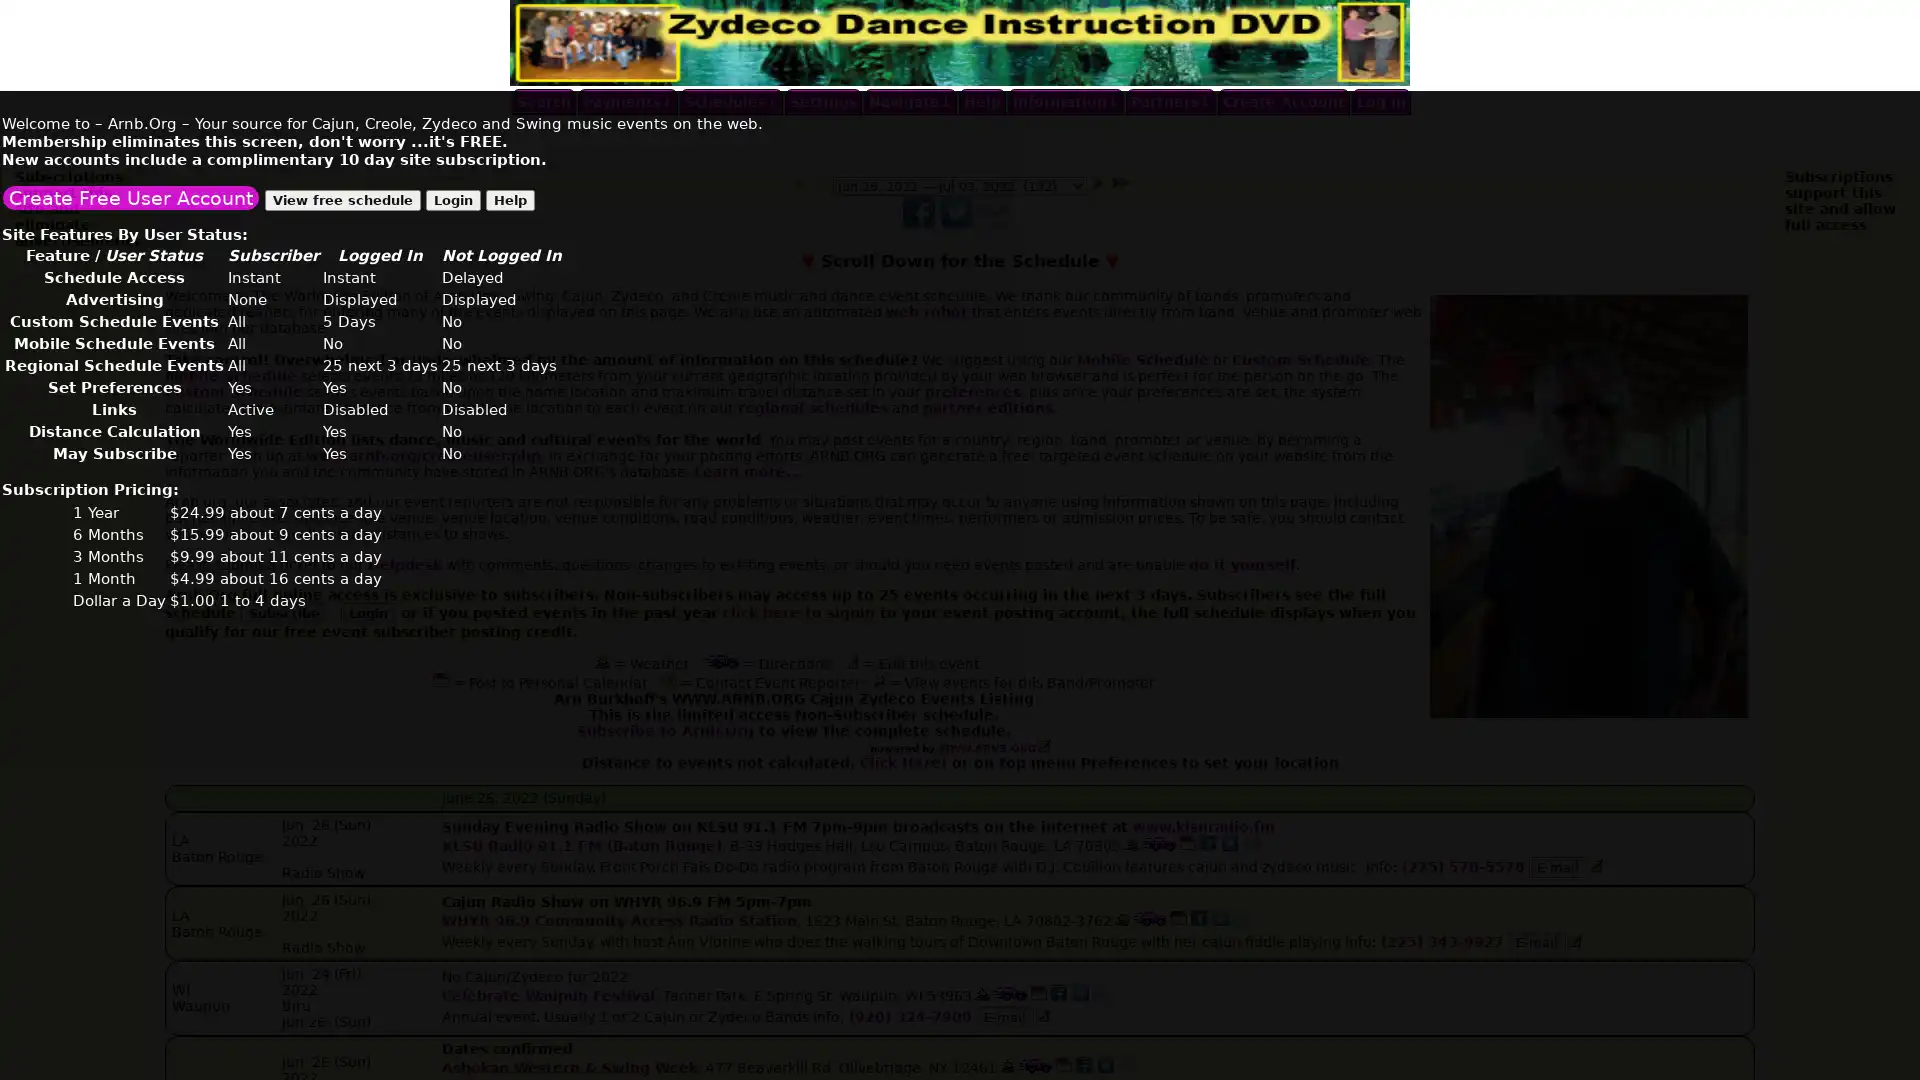  I want to click on E-mail, so click(1535, 942).